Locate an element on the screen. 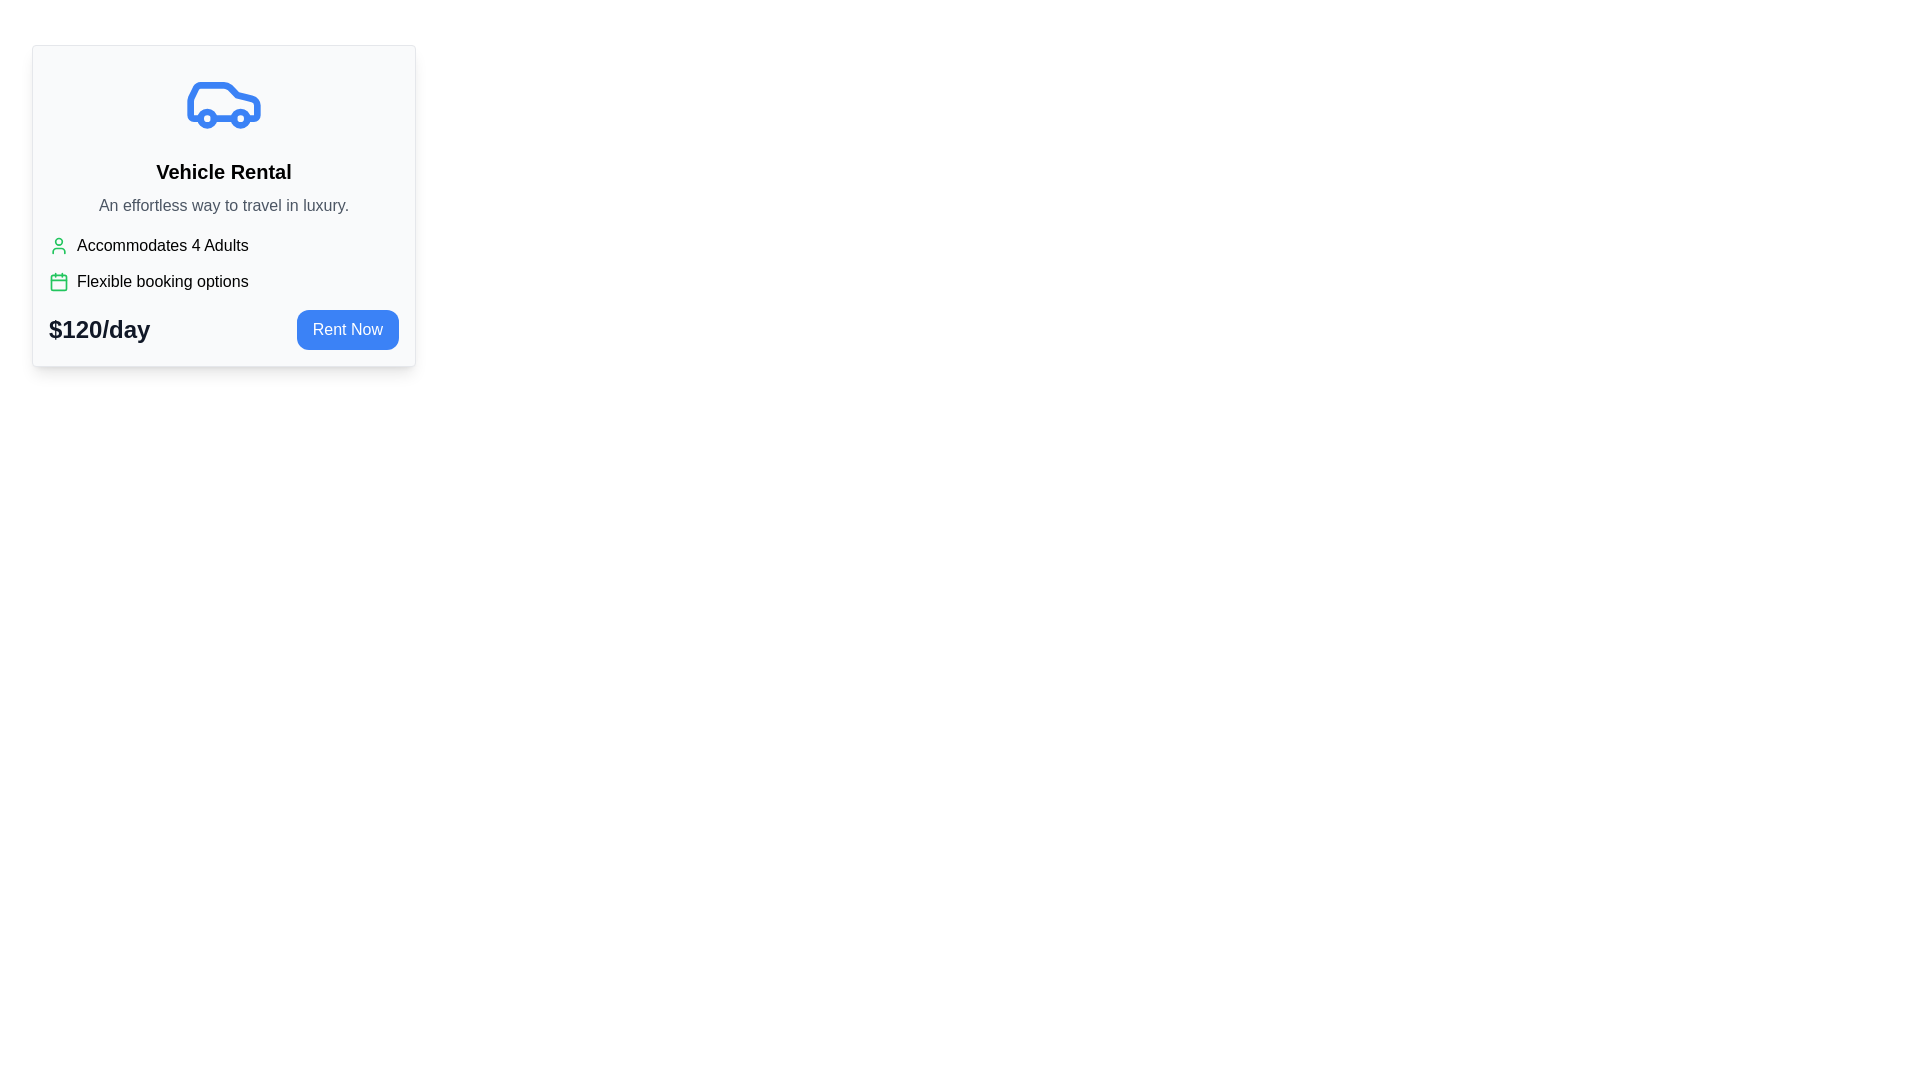  the rectangular shape that is part of the calendar icon located below the 'Flexible booking options' text, which represents the main body of the calendar grid area is located at coordinates (58, 281).